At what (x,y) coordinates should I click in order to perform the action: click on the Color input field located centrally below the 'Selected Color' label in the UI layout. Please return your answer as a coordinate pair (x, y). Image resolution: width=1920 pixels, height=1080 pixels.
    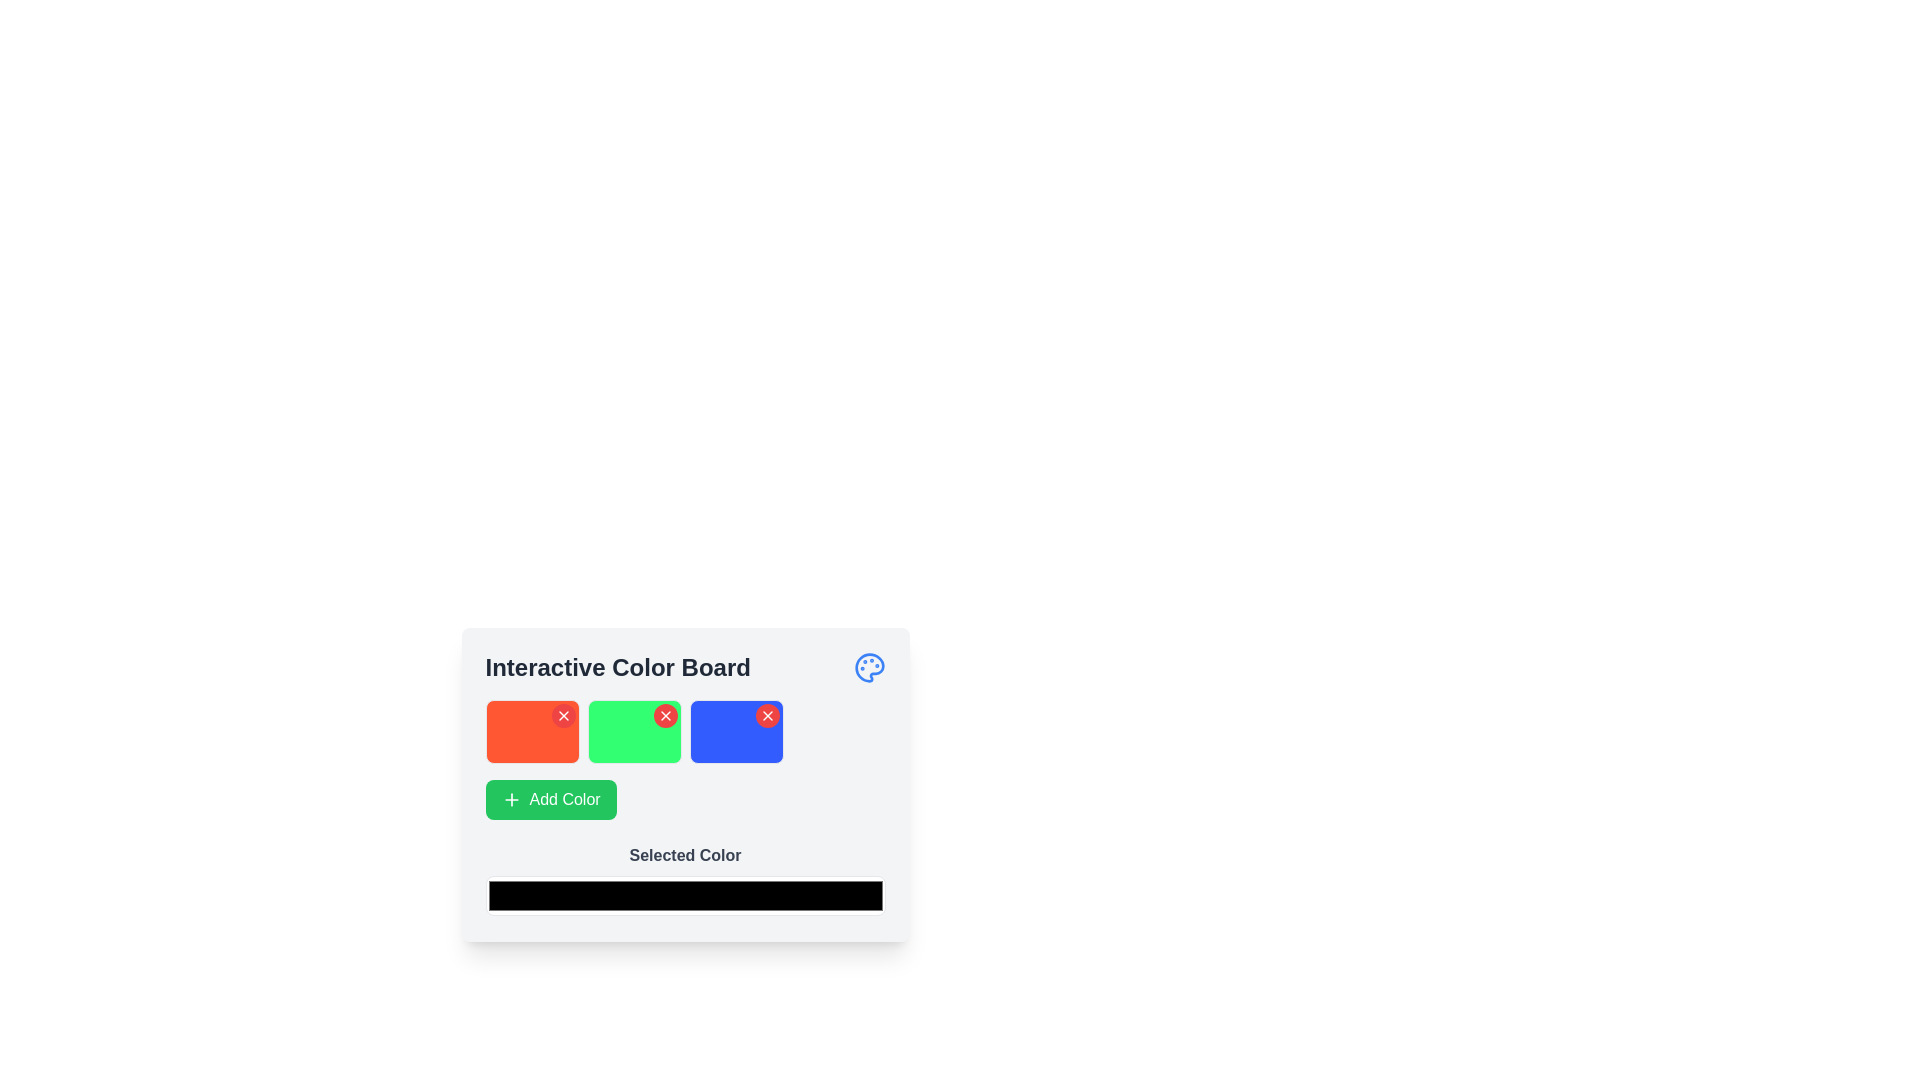
    Looking at the image, I should click on (685, 894).